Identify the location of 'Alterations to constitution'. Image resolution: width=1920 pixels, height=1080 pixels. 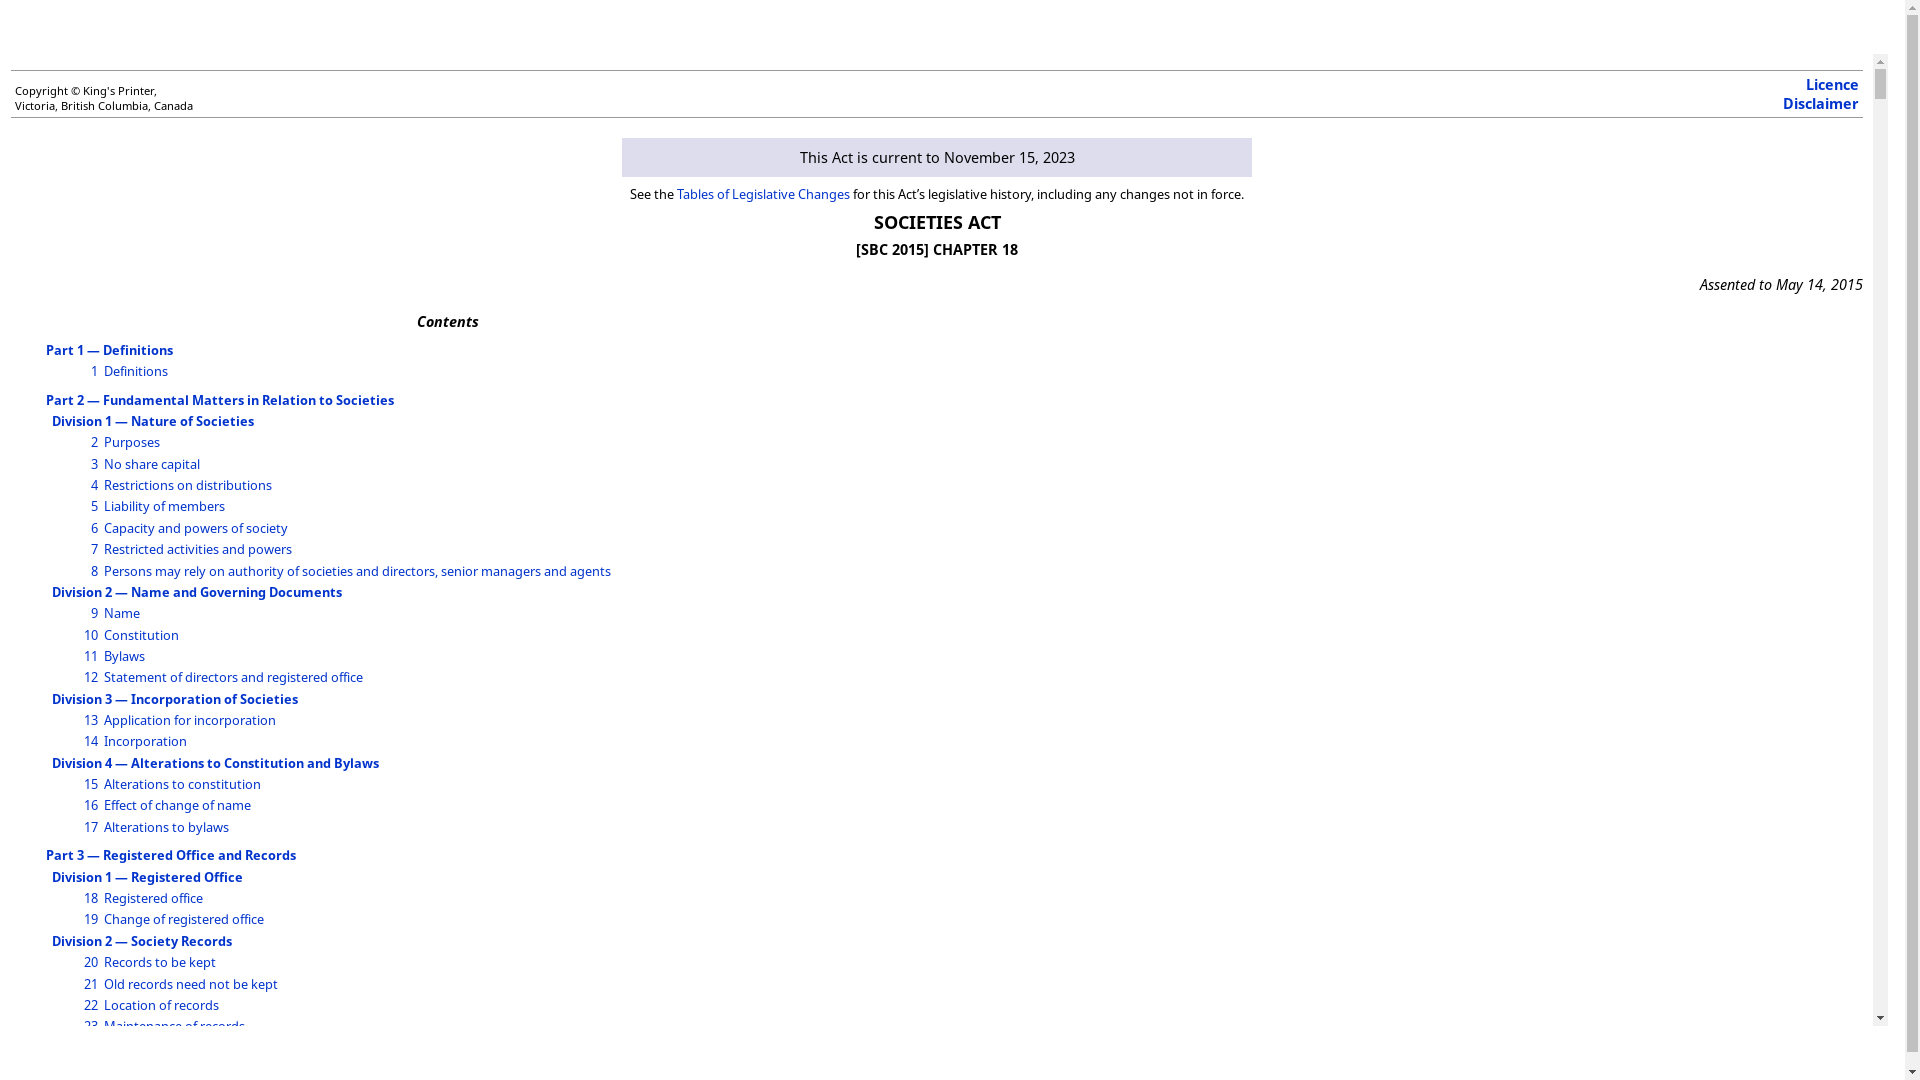
(182, 782).